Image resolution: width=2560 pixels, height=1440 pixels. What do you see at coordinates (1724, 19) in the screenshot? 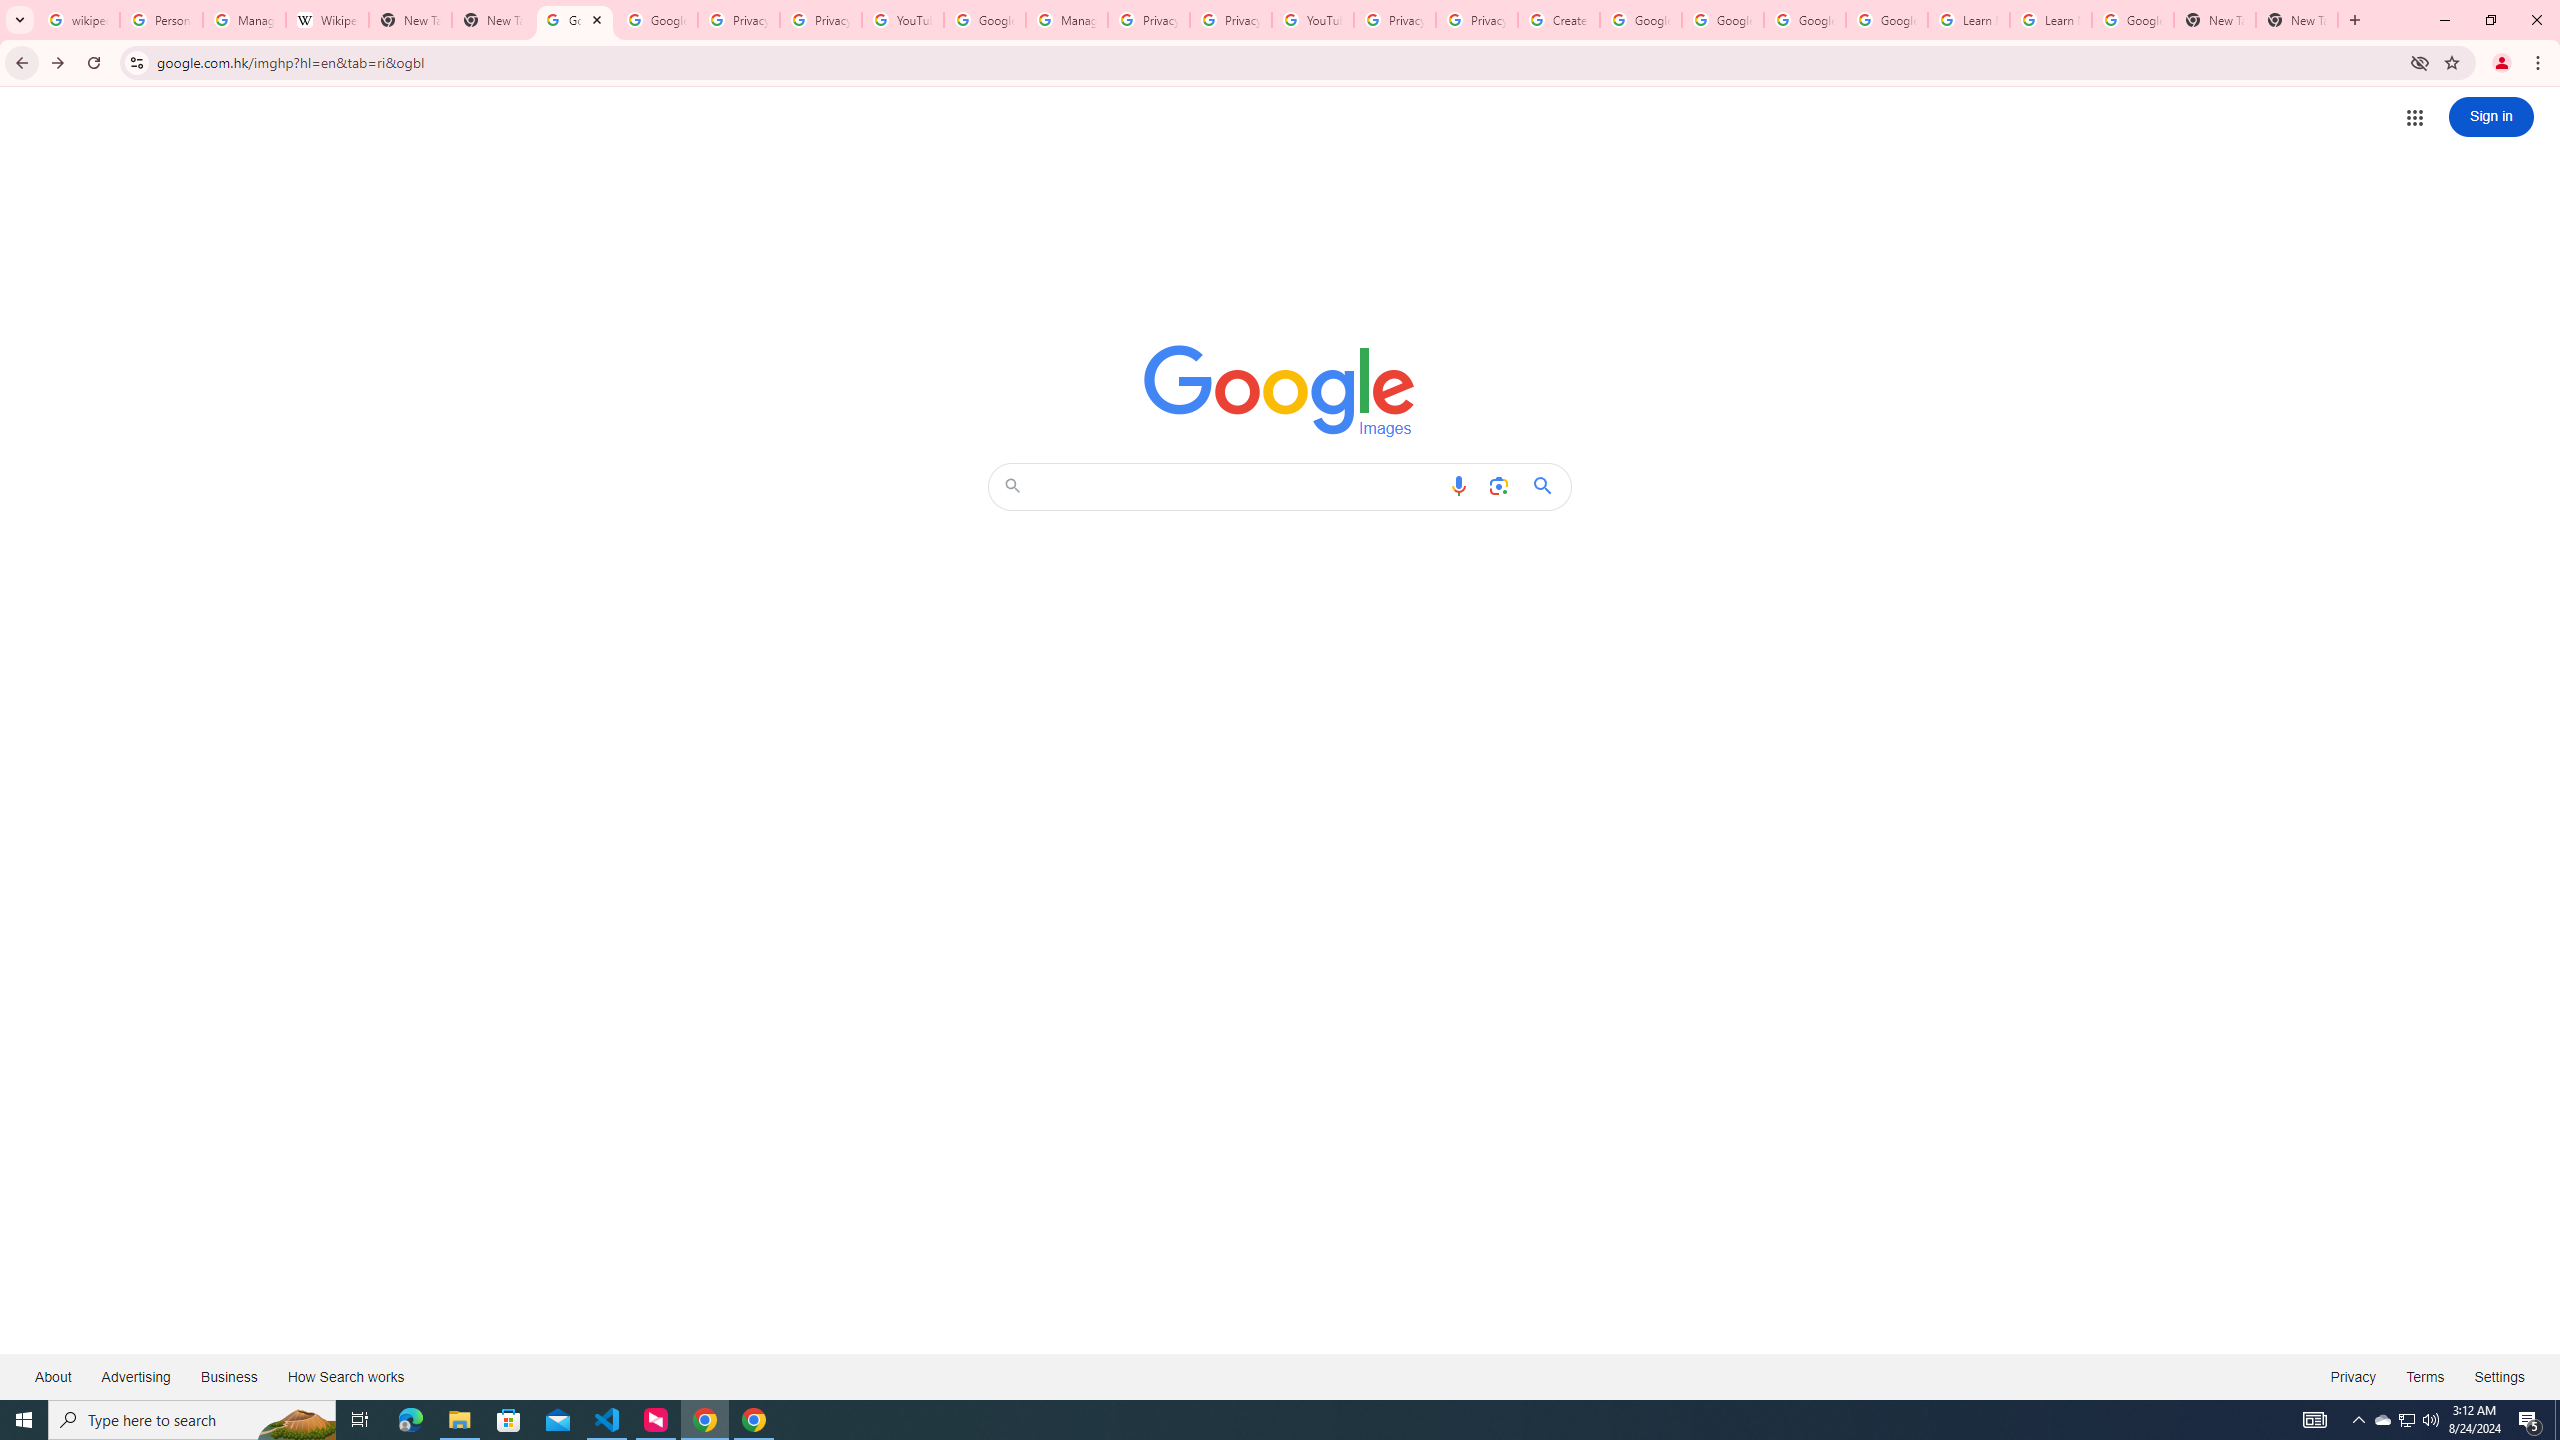
I see `'Google Account Help'` at bounding box center [1724, 19].